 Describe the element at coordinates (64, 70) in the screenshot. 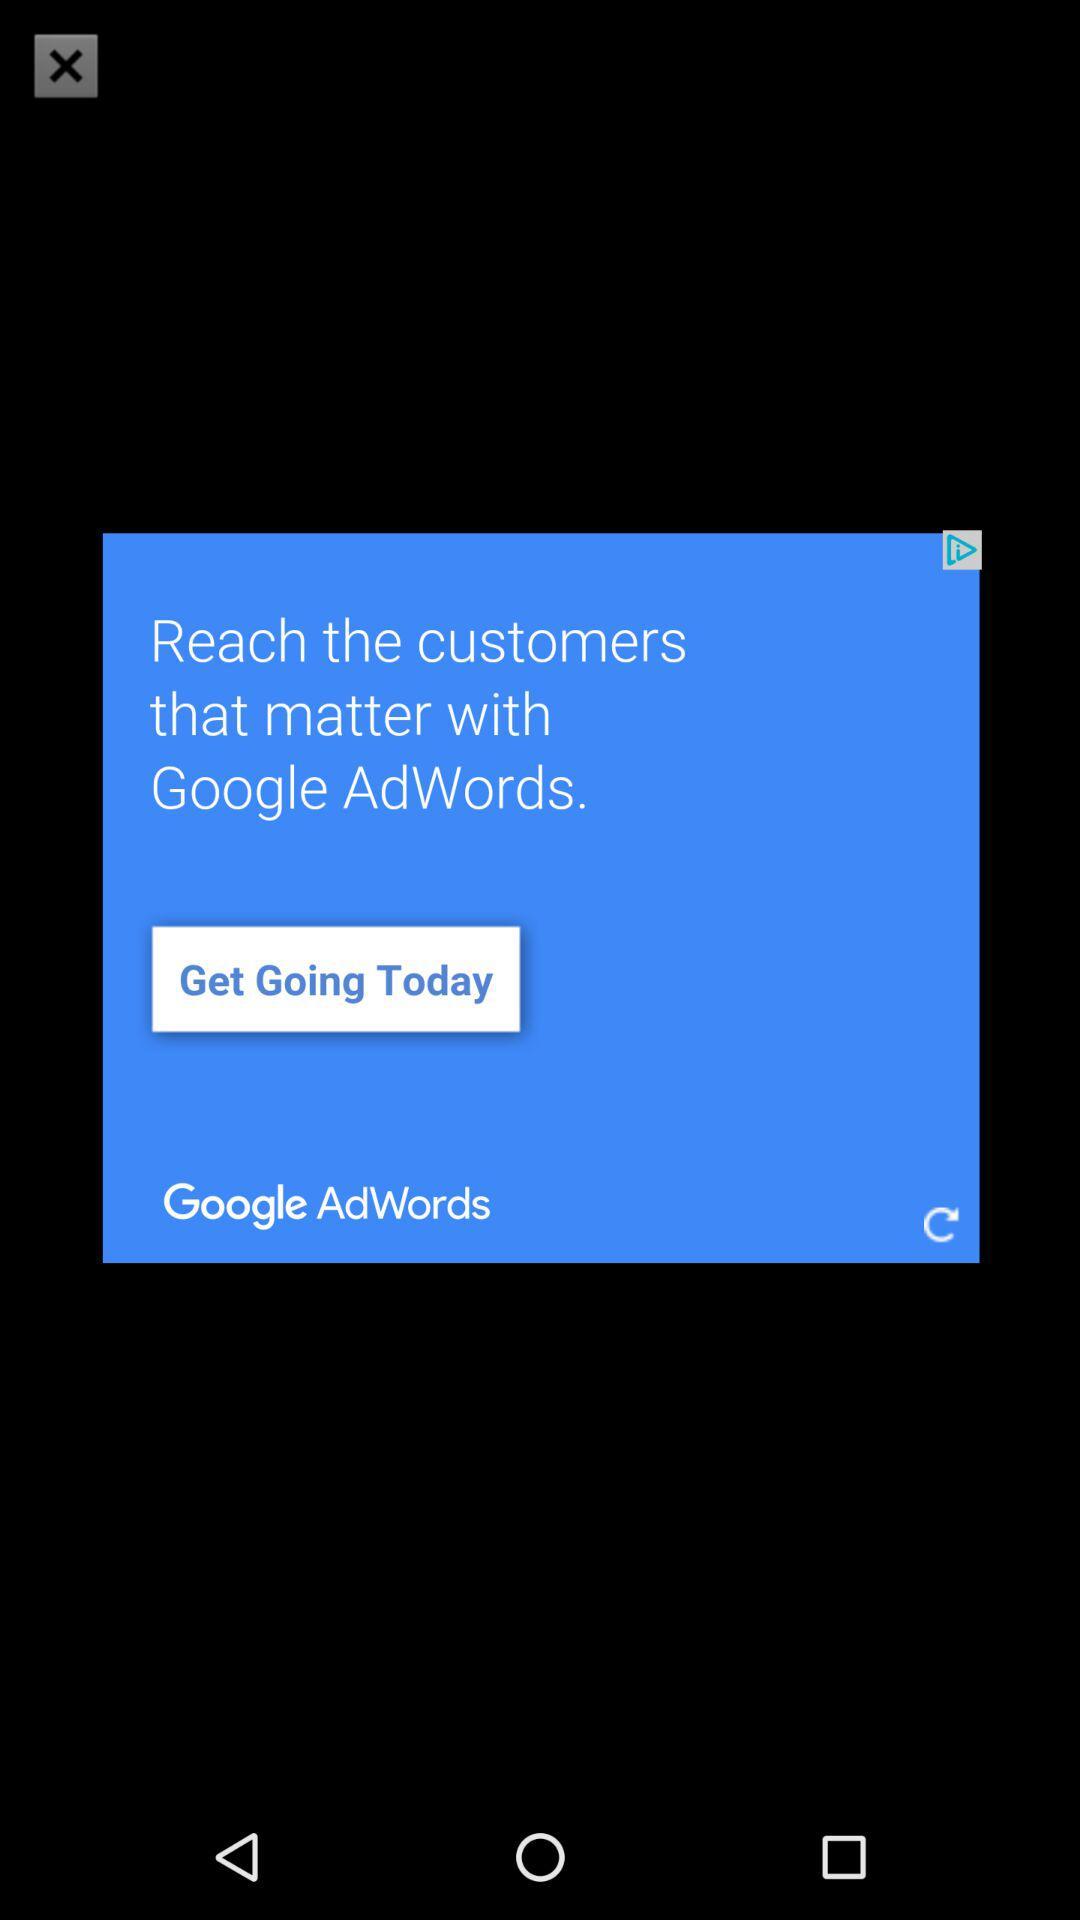

I see `the close icon` at that location.